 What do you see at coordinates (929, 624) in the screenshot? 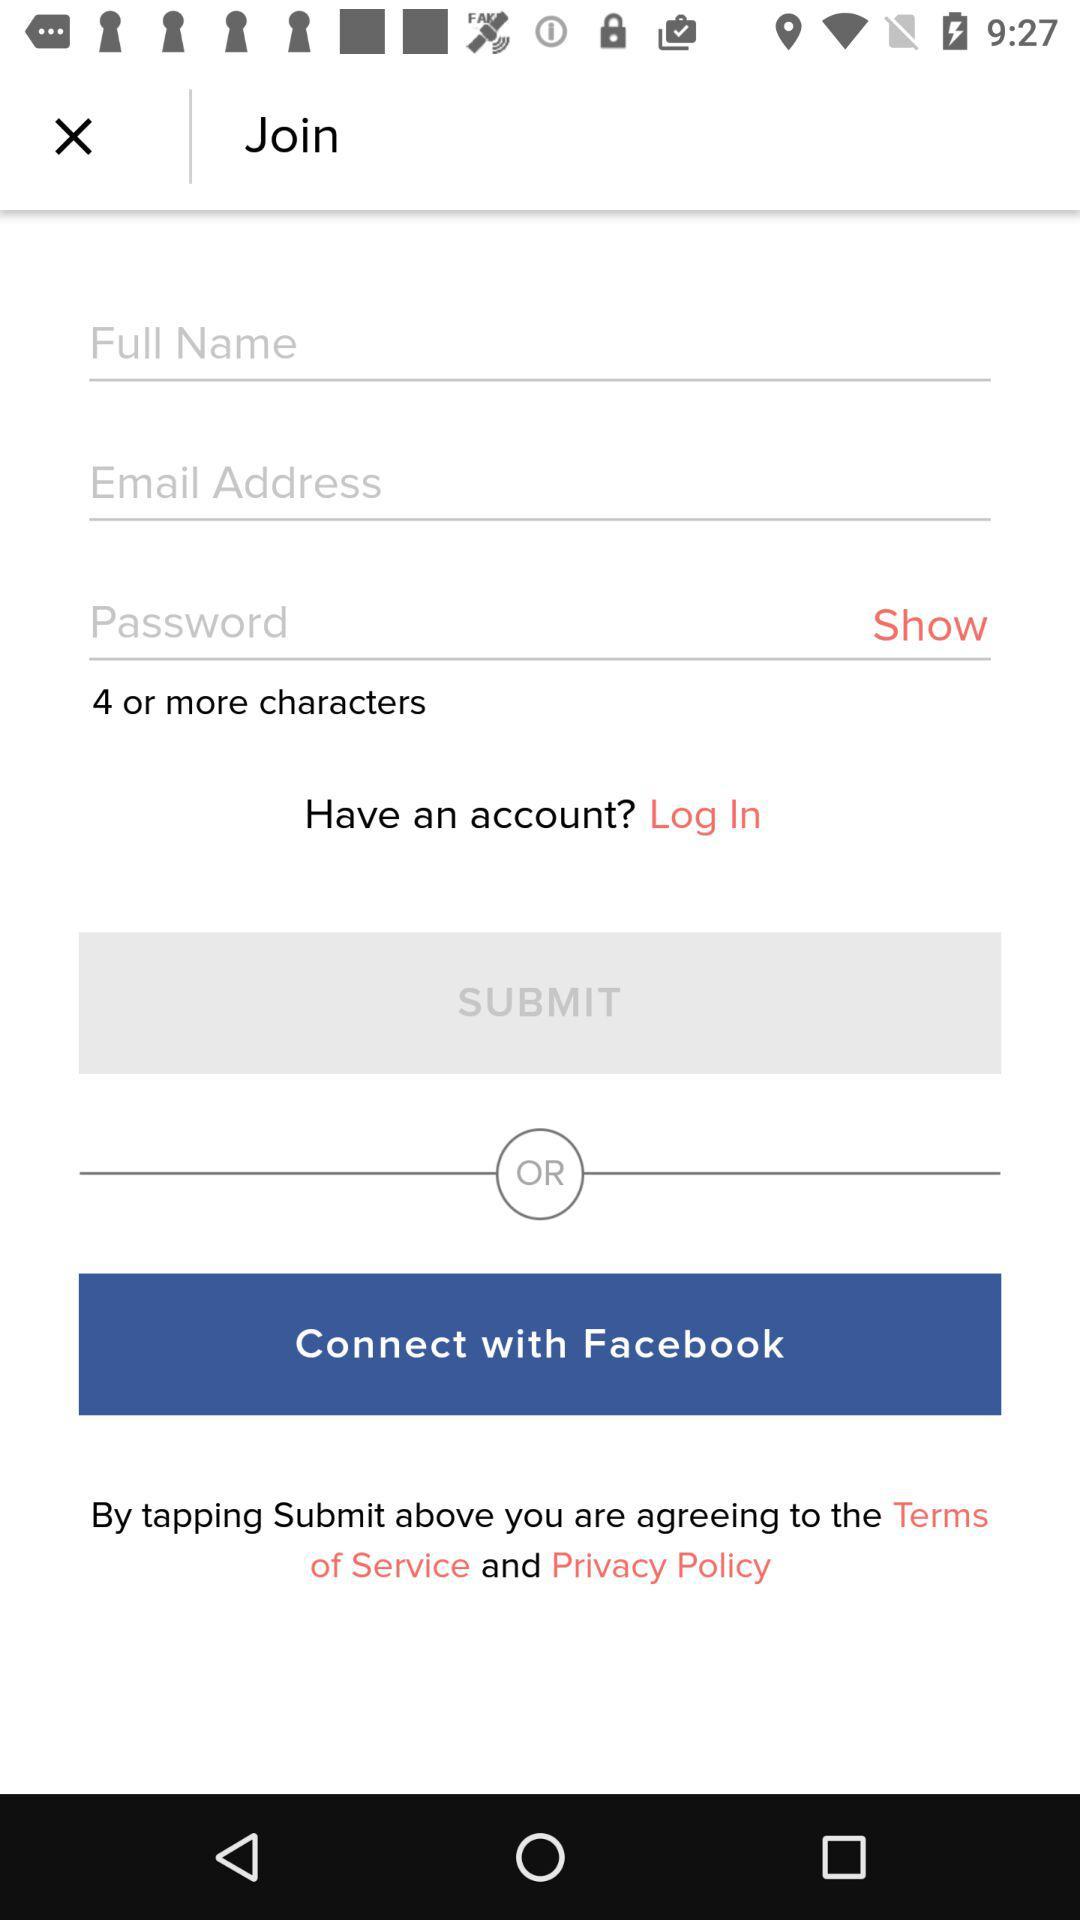
I see `icon above or item` at bounding box center [929, 624].